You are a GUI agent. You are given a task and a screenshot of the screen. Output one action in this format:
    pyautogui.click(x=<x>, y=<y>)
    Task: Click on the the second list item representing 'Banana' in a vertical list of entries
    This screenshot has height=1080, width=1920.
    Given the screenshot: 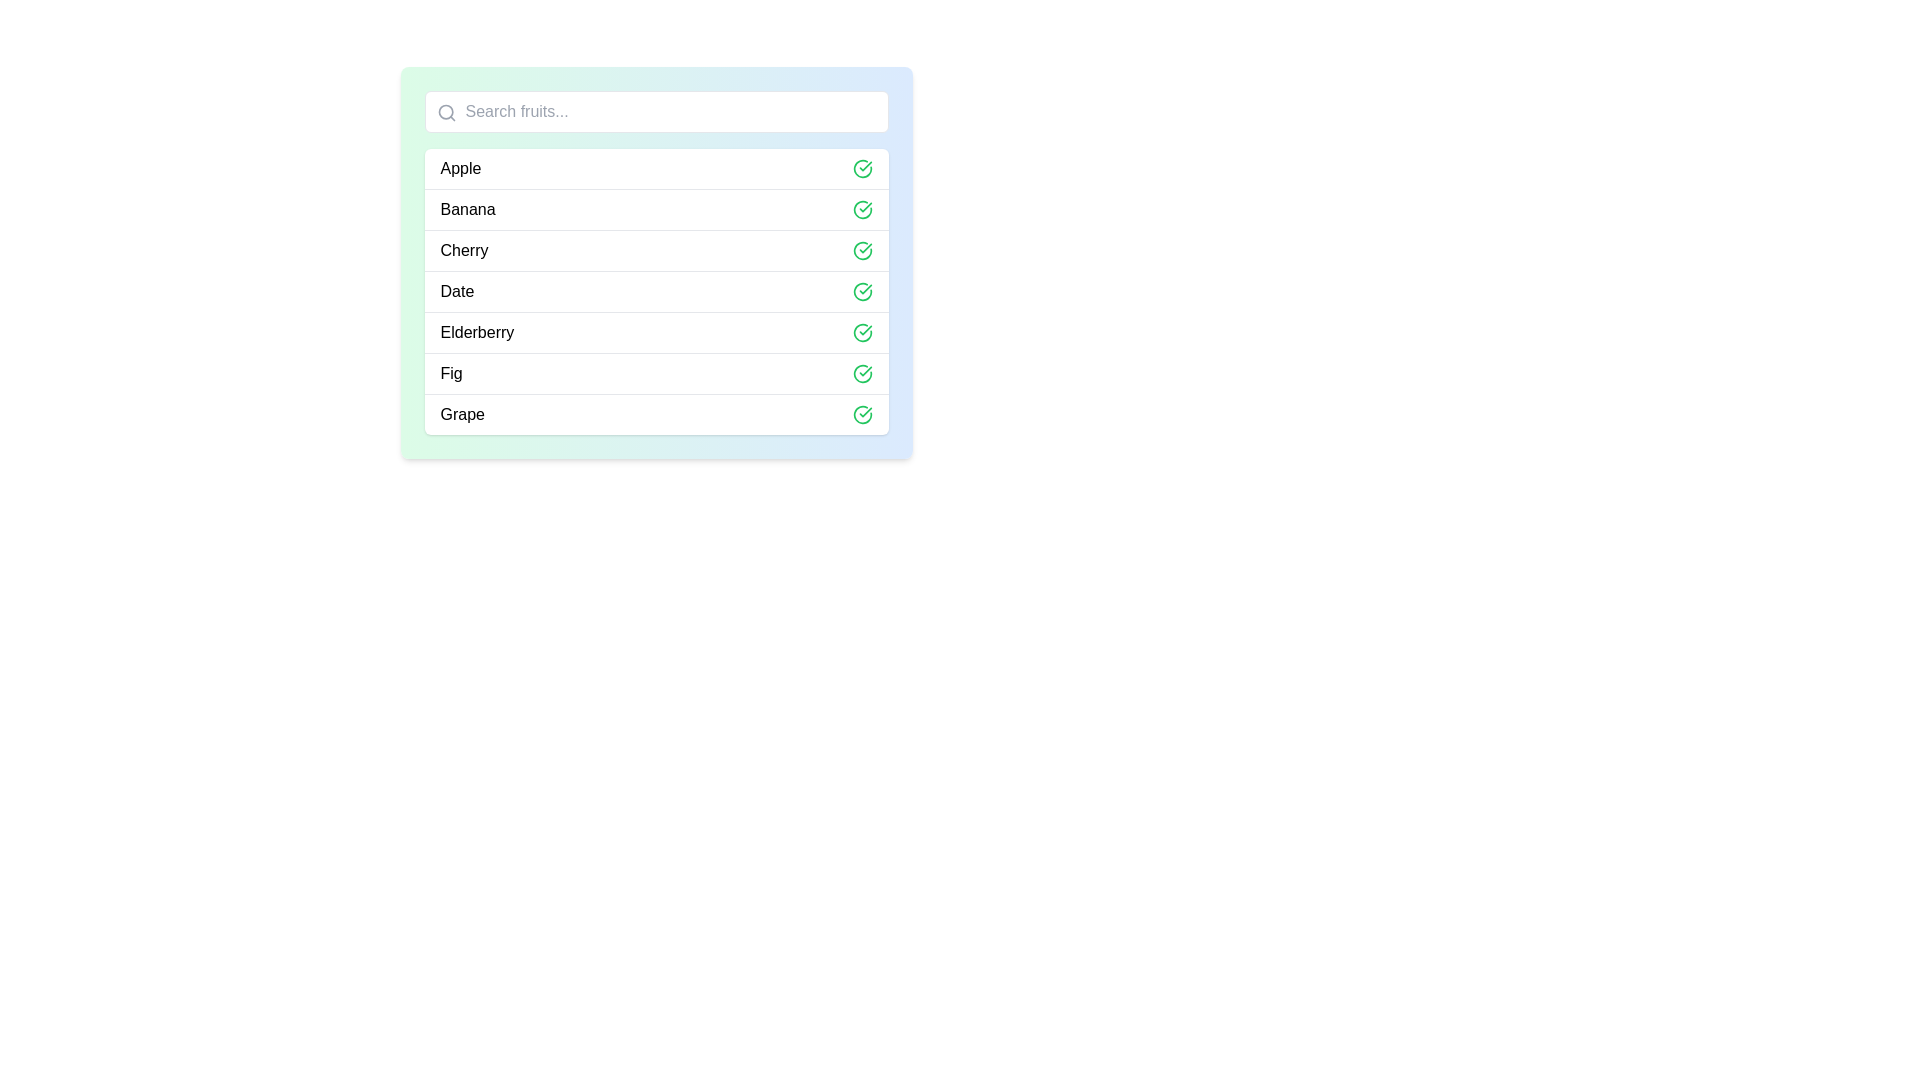 What is the action you would take?
    pyautogui.click(x=656, y=209)
    